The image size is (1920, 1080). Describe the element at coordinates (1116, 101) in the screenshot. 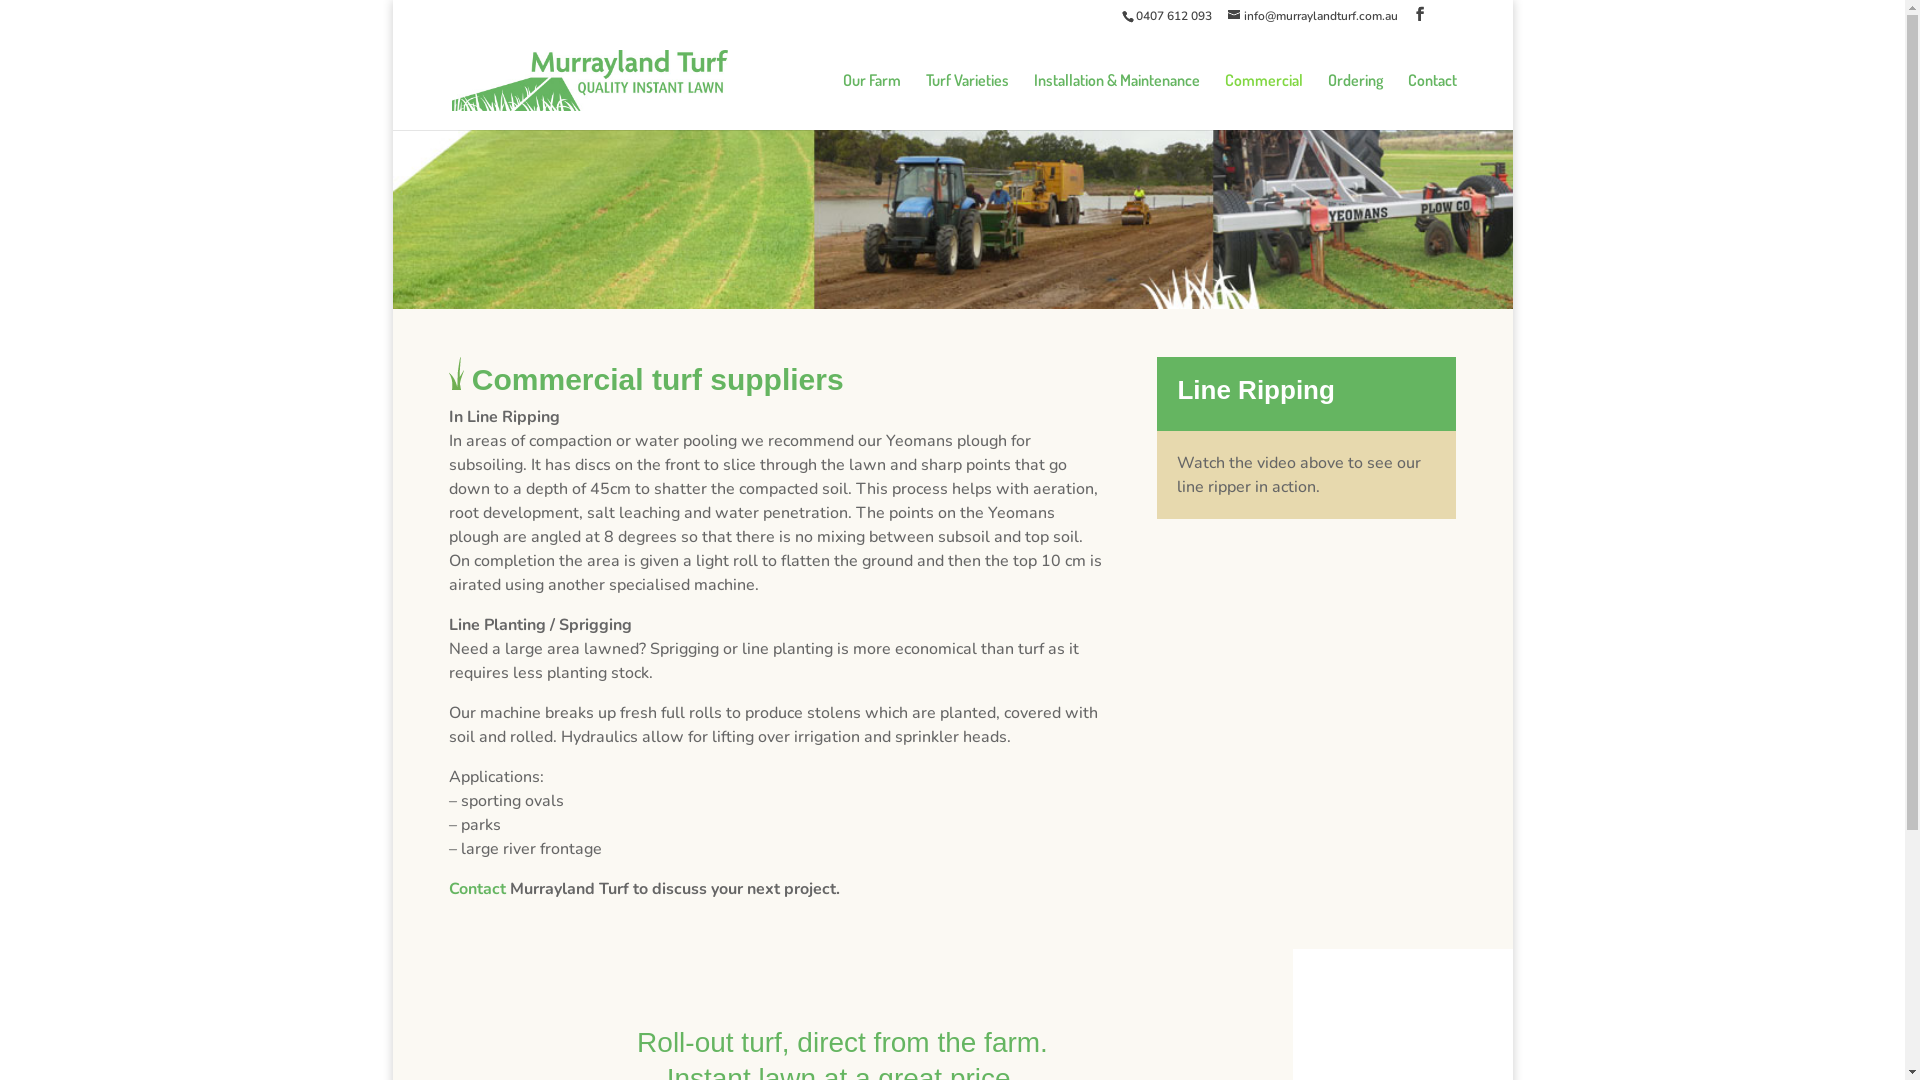

I see `'Installation & Maintenance'` at that location.